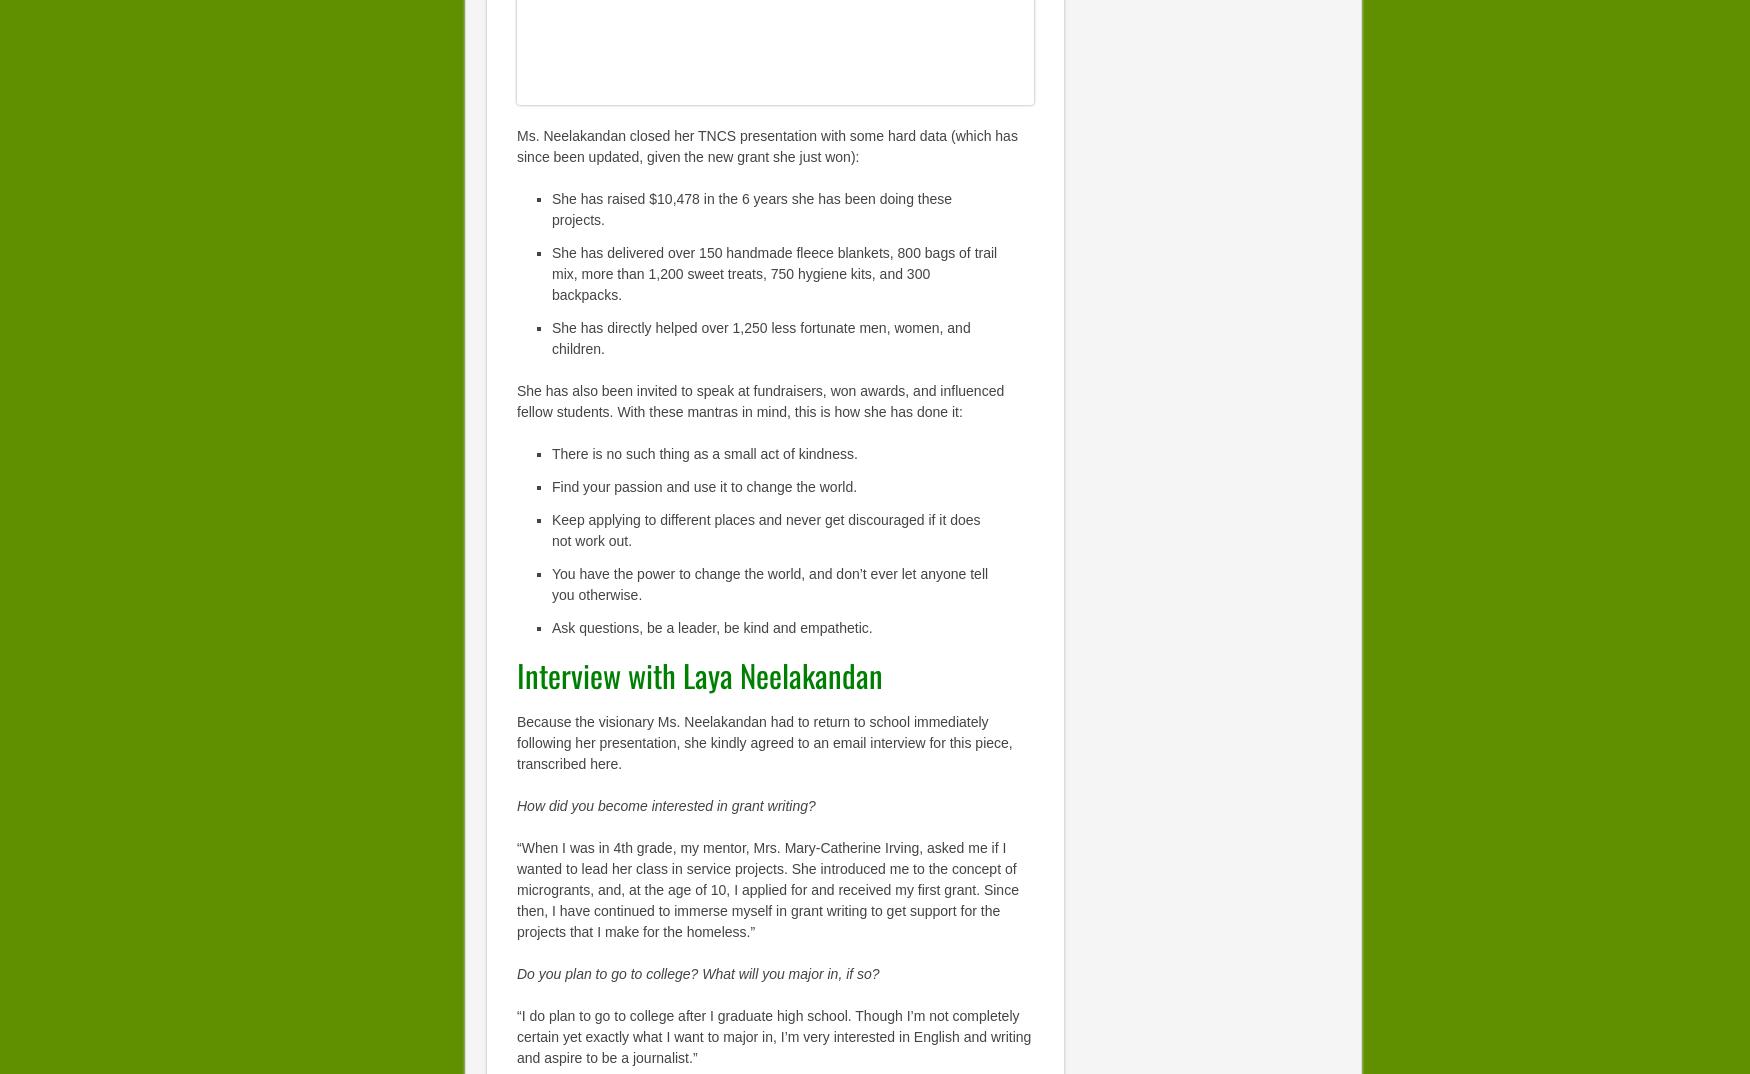  Describe the element at coordinates (704, 485) in the screenshot. I see `'Find your passion and use it to change the world.'` at that location.